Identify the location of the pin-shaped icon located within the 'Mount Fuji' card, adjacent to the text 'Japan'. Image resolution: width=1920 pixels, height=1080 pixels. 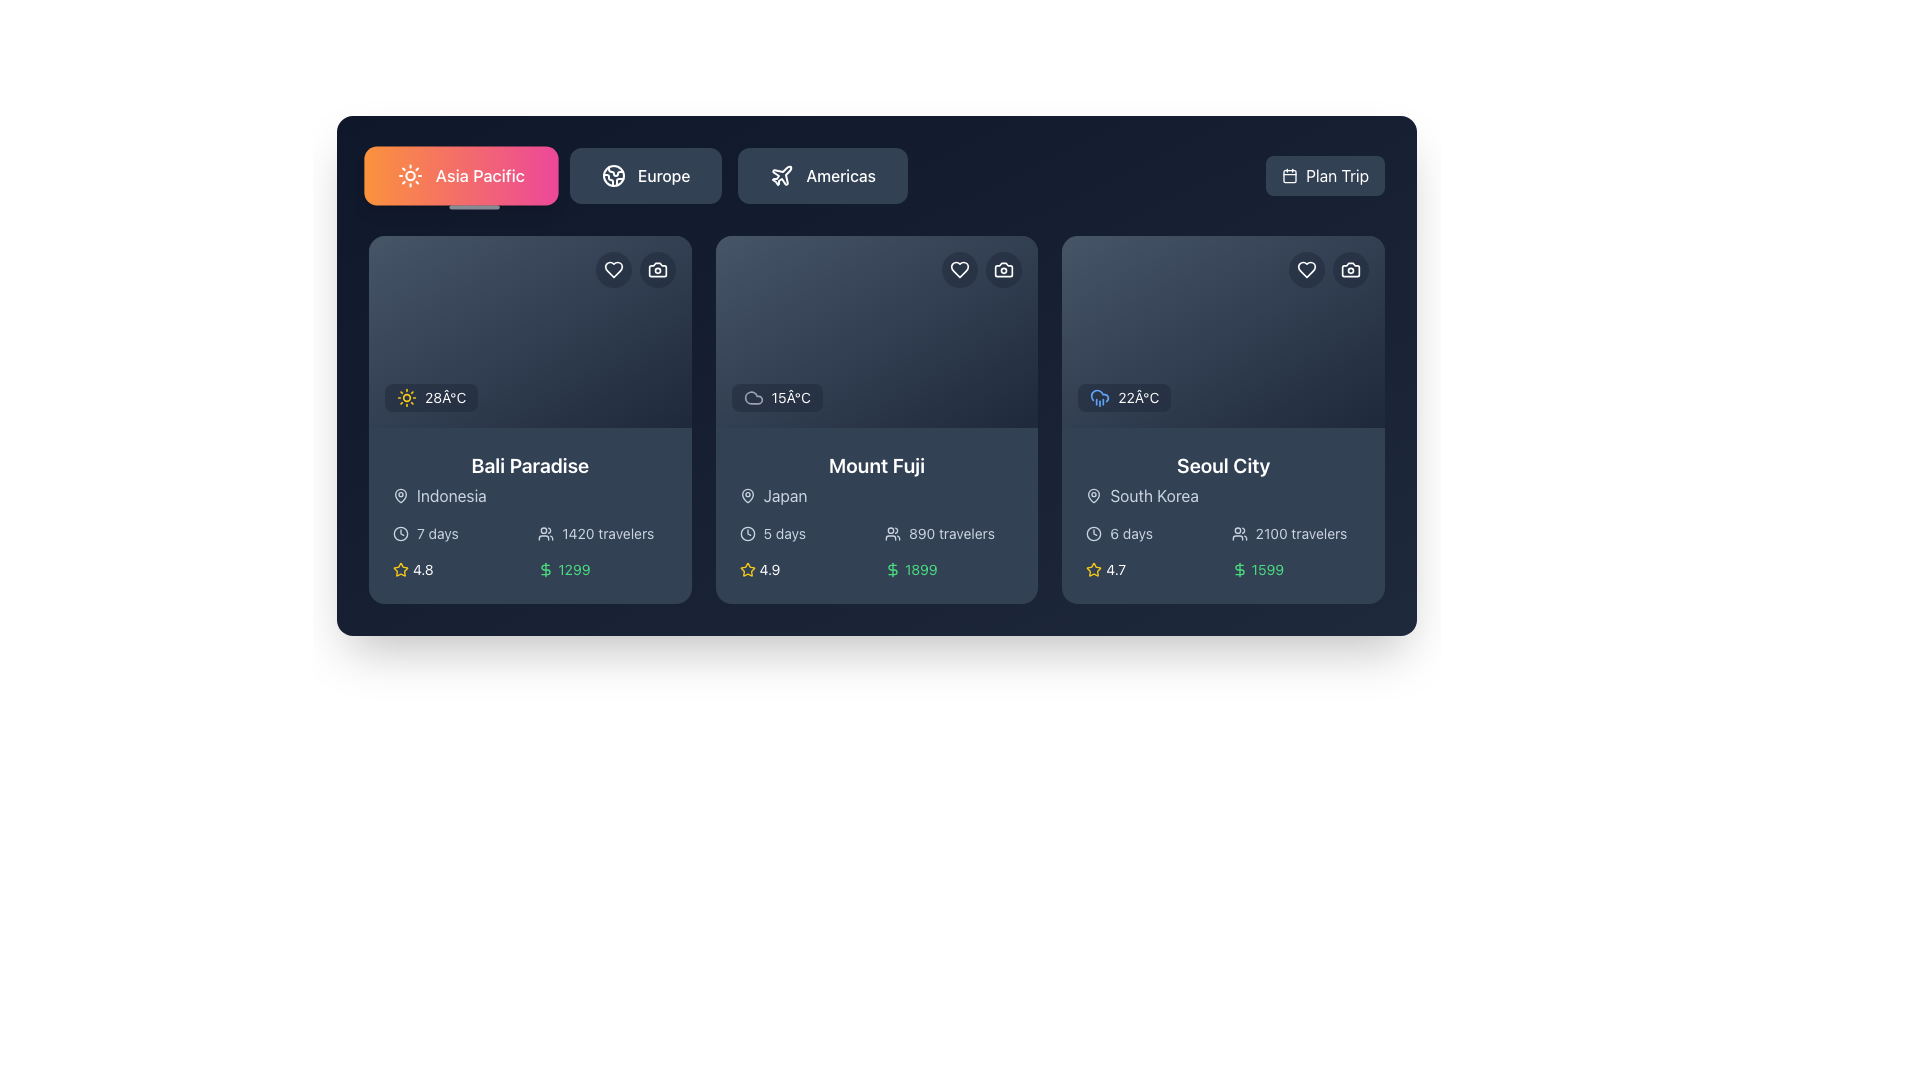
(746, 495).